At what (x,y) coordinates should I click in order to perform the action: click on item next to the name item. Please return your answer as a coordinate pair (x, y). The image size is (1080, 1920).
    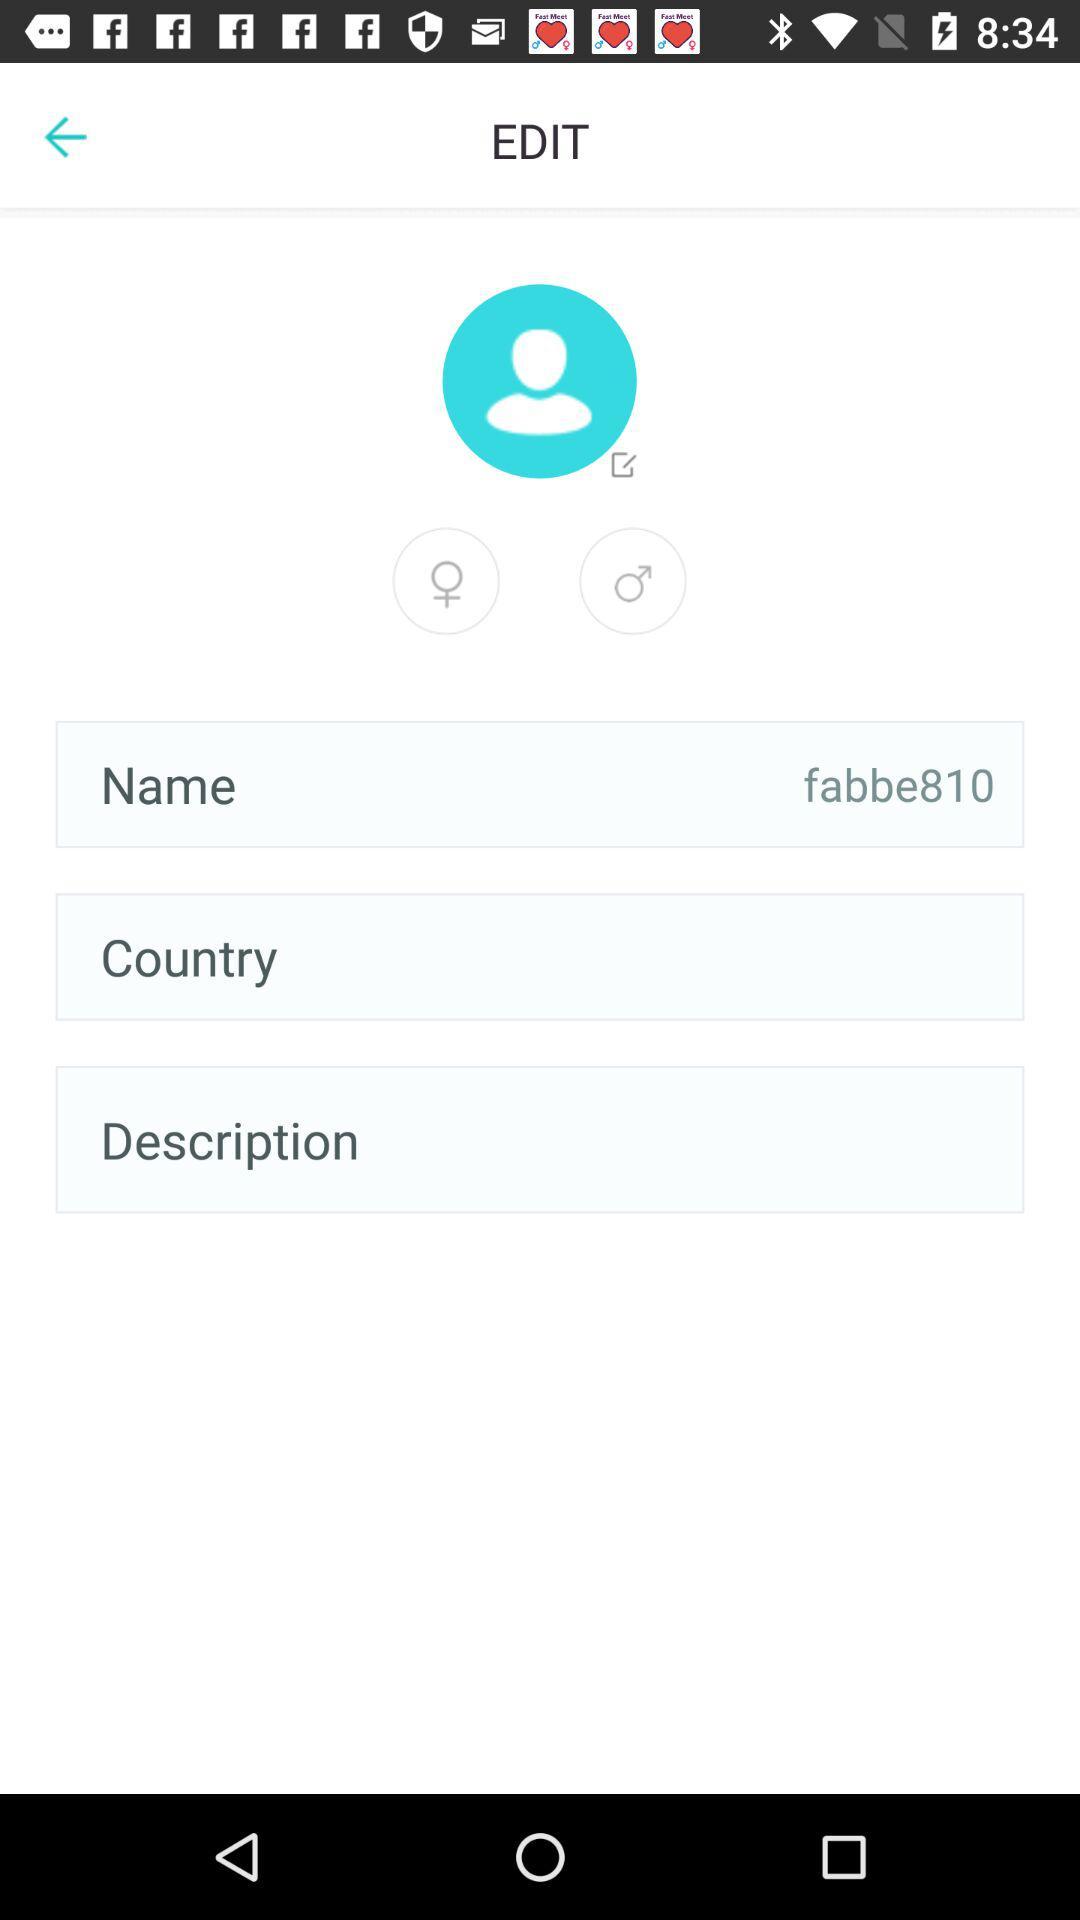
    Looking at the image, I should click on (898, 783).